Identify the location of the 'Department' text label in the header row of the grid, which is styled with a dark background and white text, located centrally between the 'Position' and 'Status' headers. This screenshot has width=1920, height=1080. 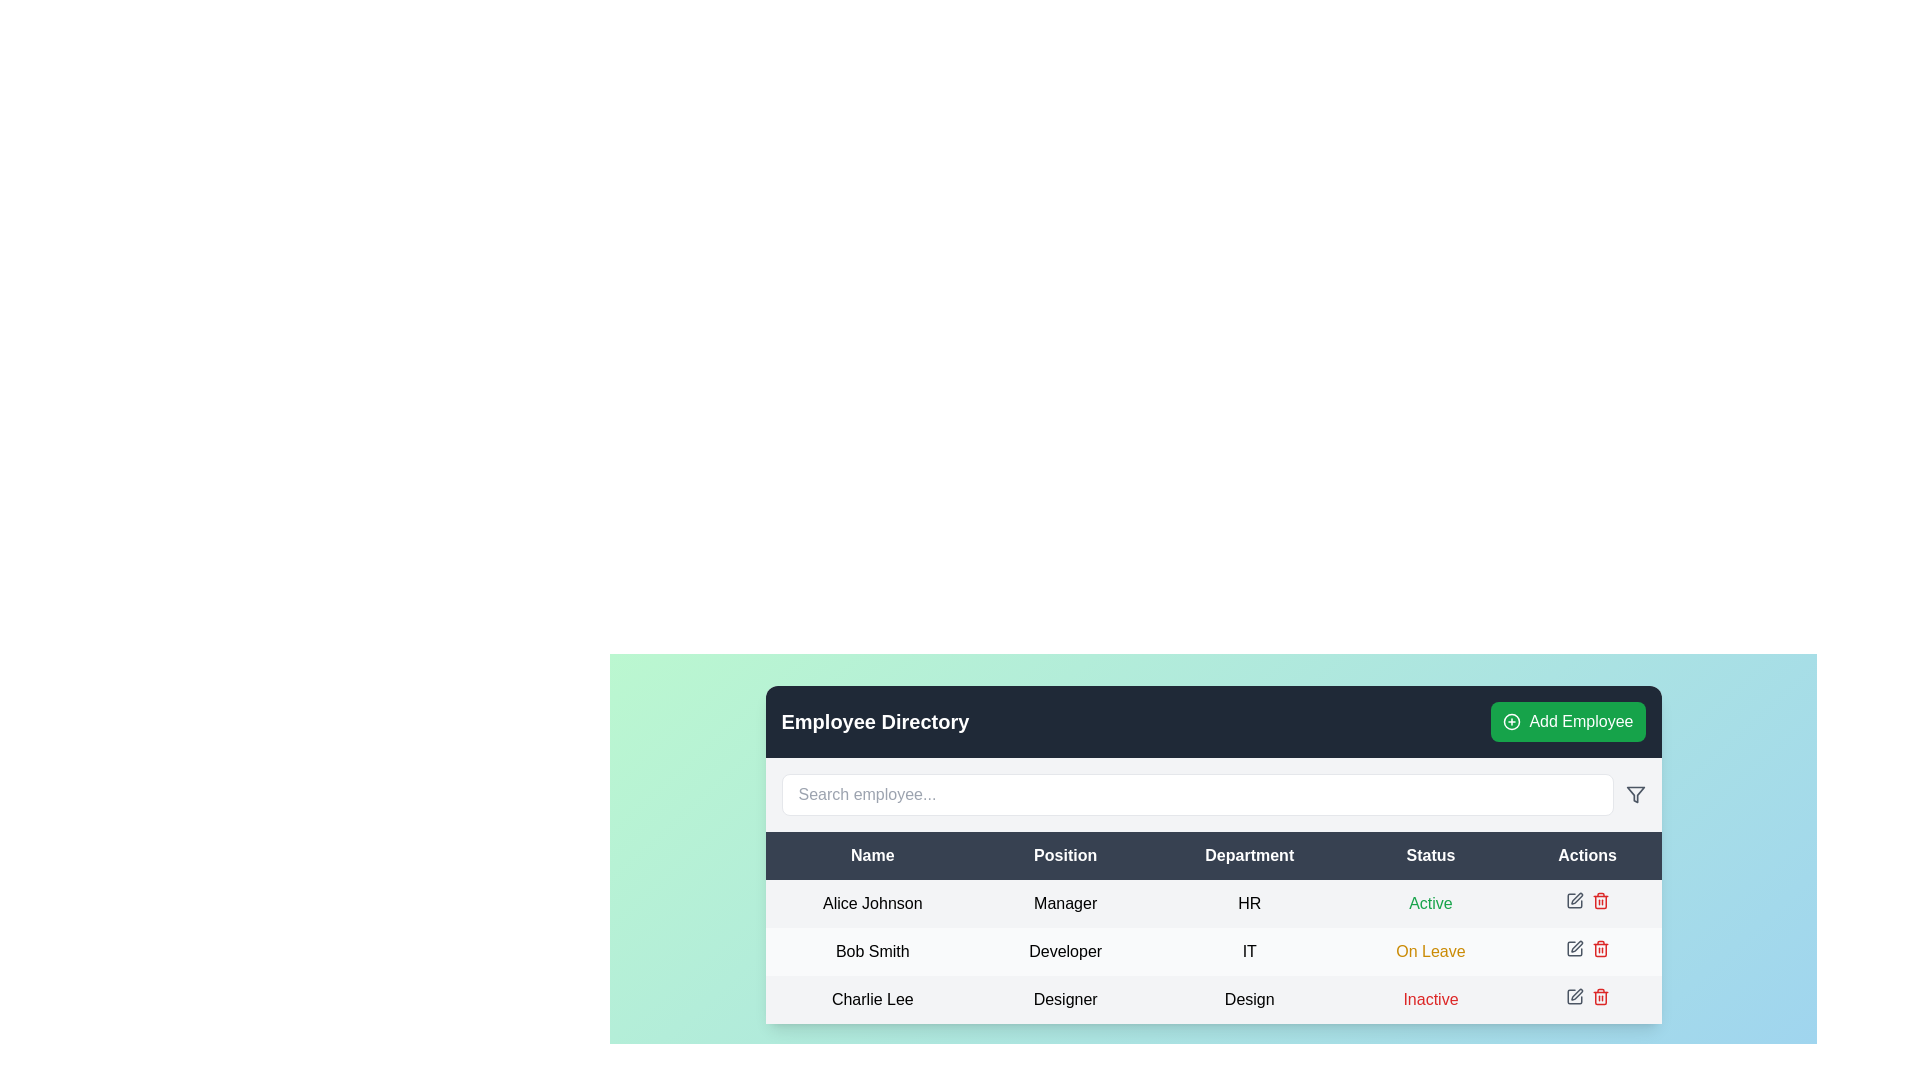
(1248, 855).